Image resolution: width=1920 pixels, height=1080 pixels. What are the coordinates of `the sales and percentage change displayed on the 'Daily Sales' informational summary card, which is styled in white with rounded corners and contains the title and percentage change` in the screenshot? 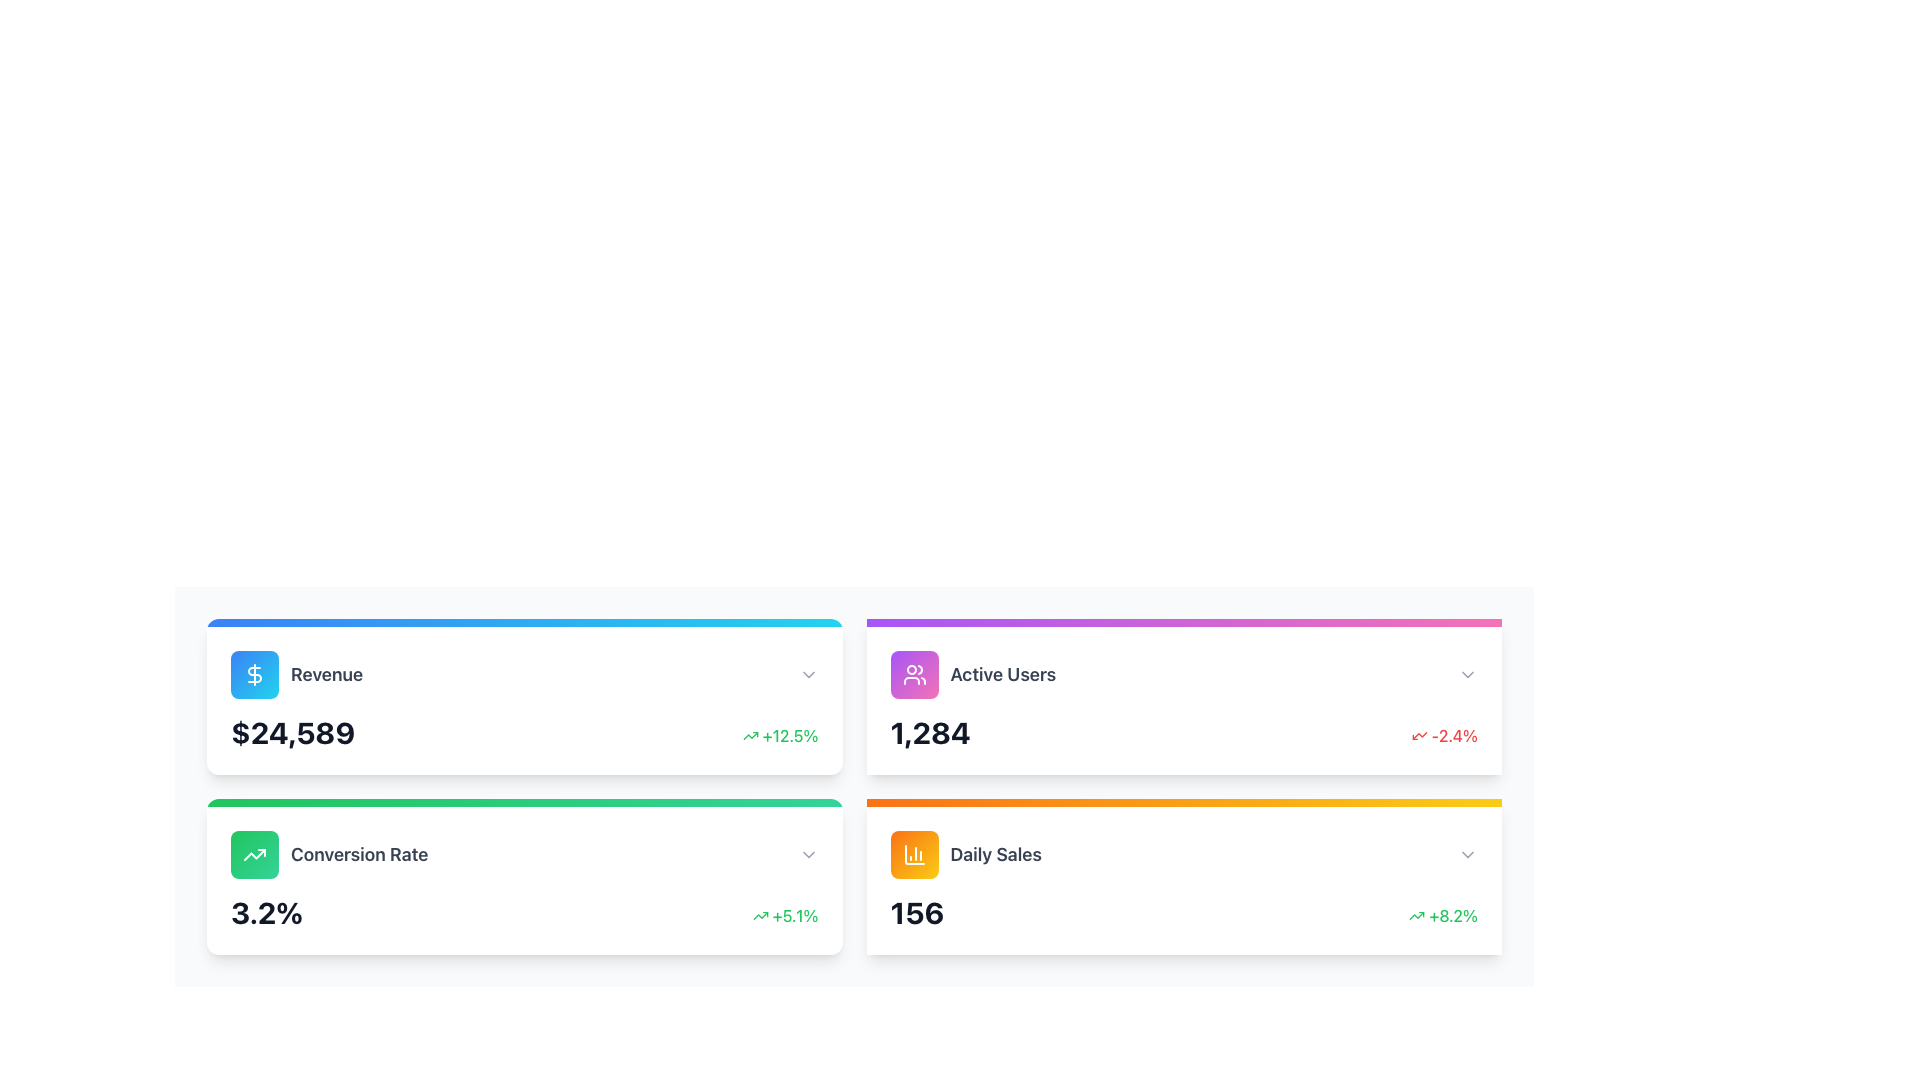 It's located at (1184, 875).